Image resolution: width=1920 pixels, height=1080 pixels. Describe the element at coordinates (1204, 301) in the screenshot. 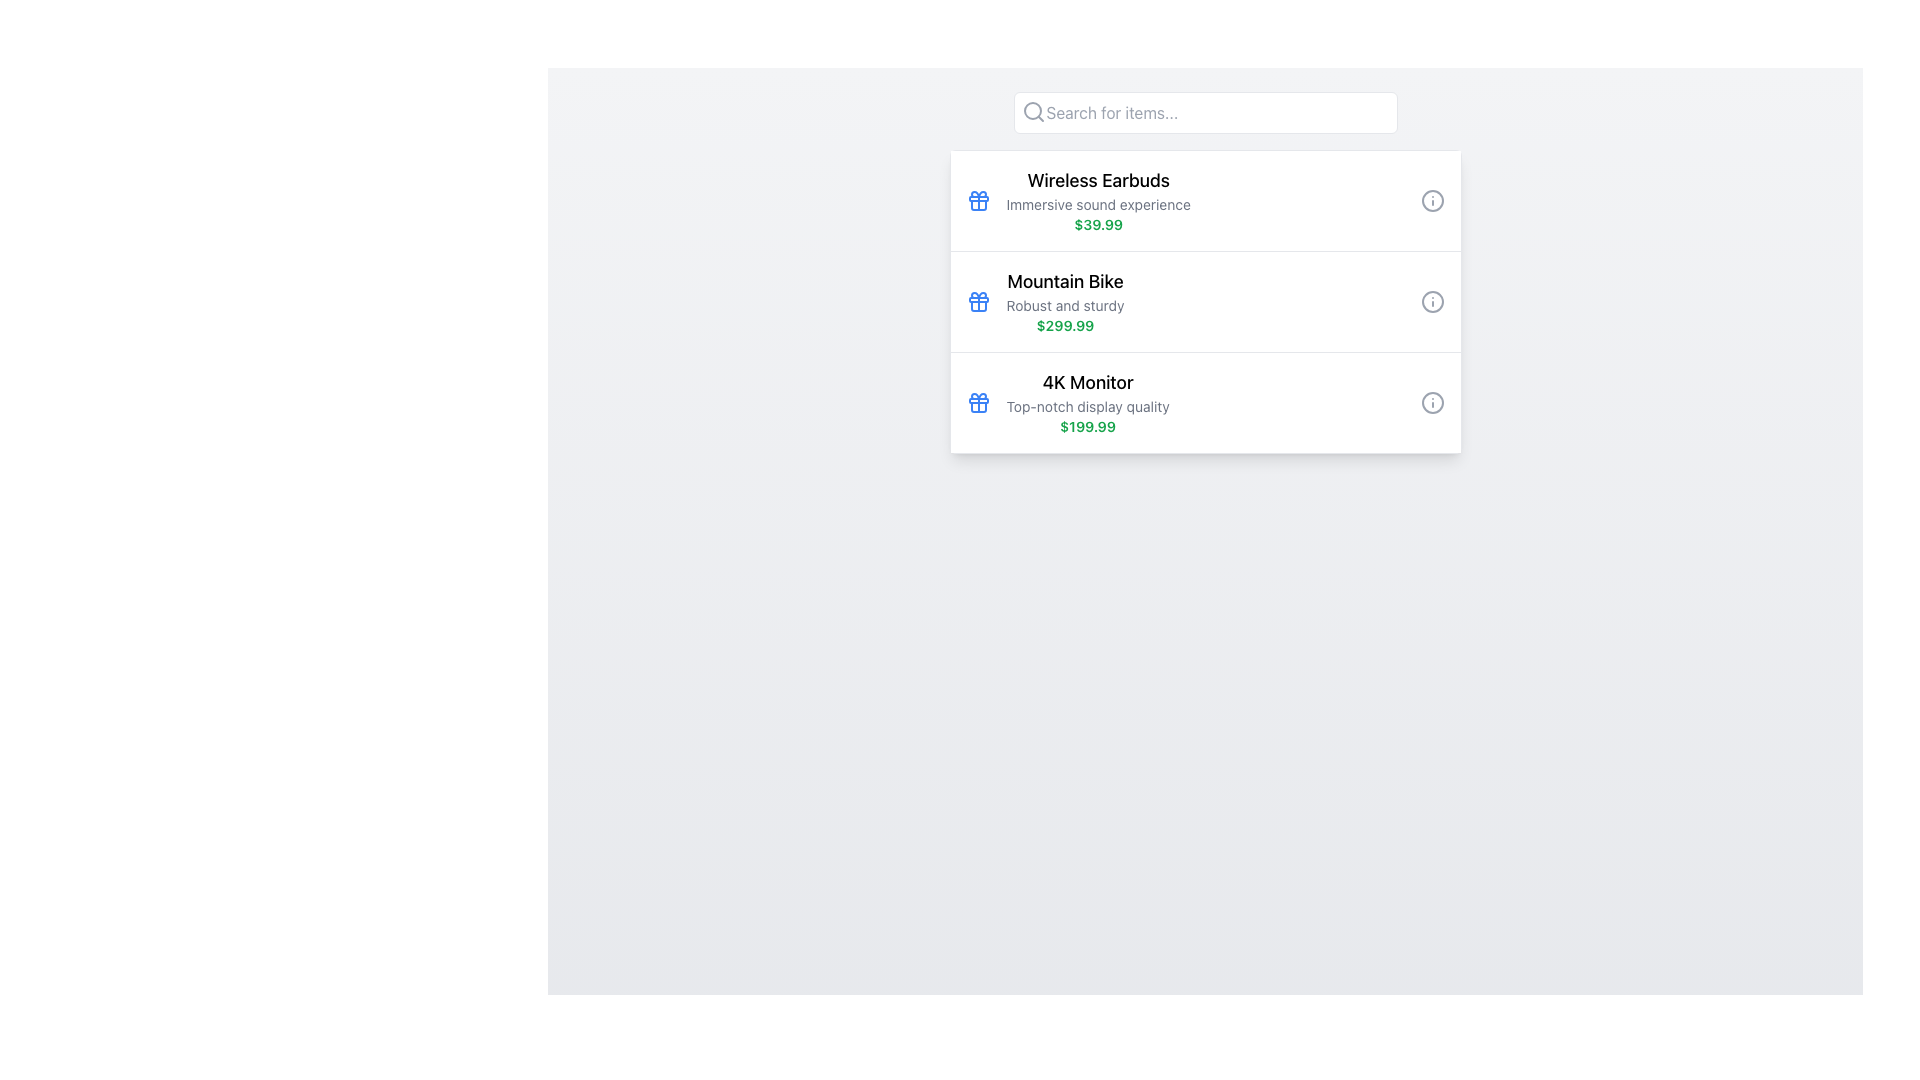

I see `the second list item displaying a product's details` at that location.